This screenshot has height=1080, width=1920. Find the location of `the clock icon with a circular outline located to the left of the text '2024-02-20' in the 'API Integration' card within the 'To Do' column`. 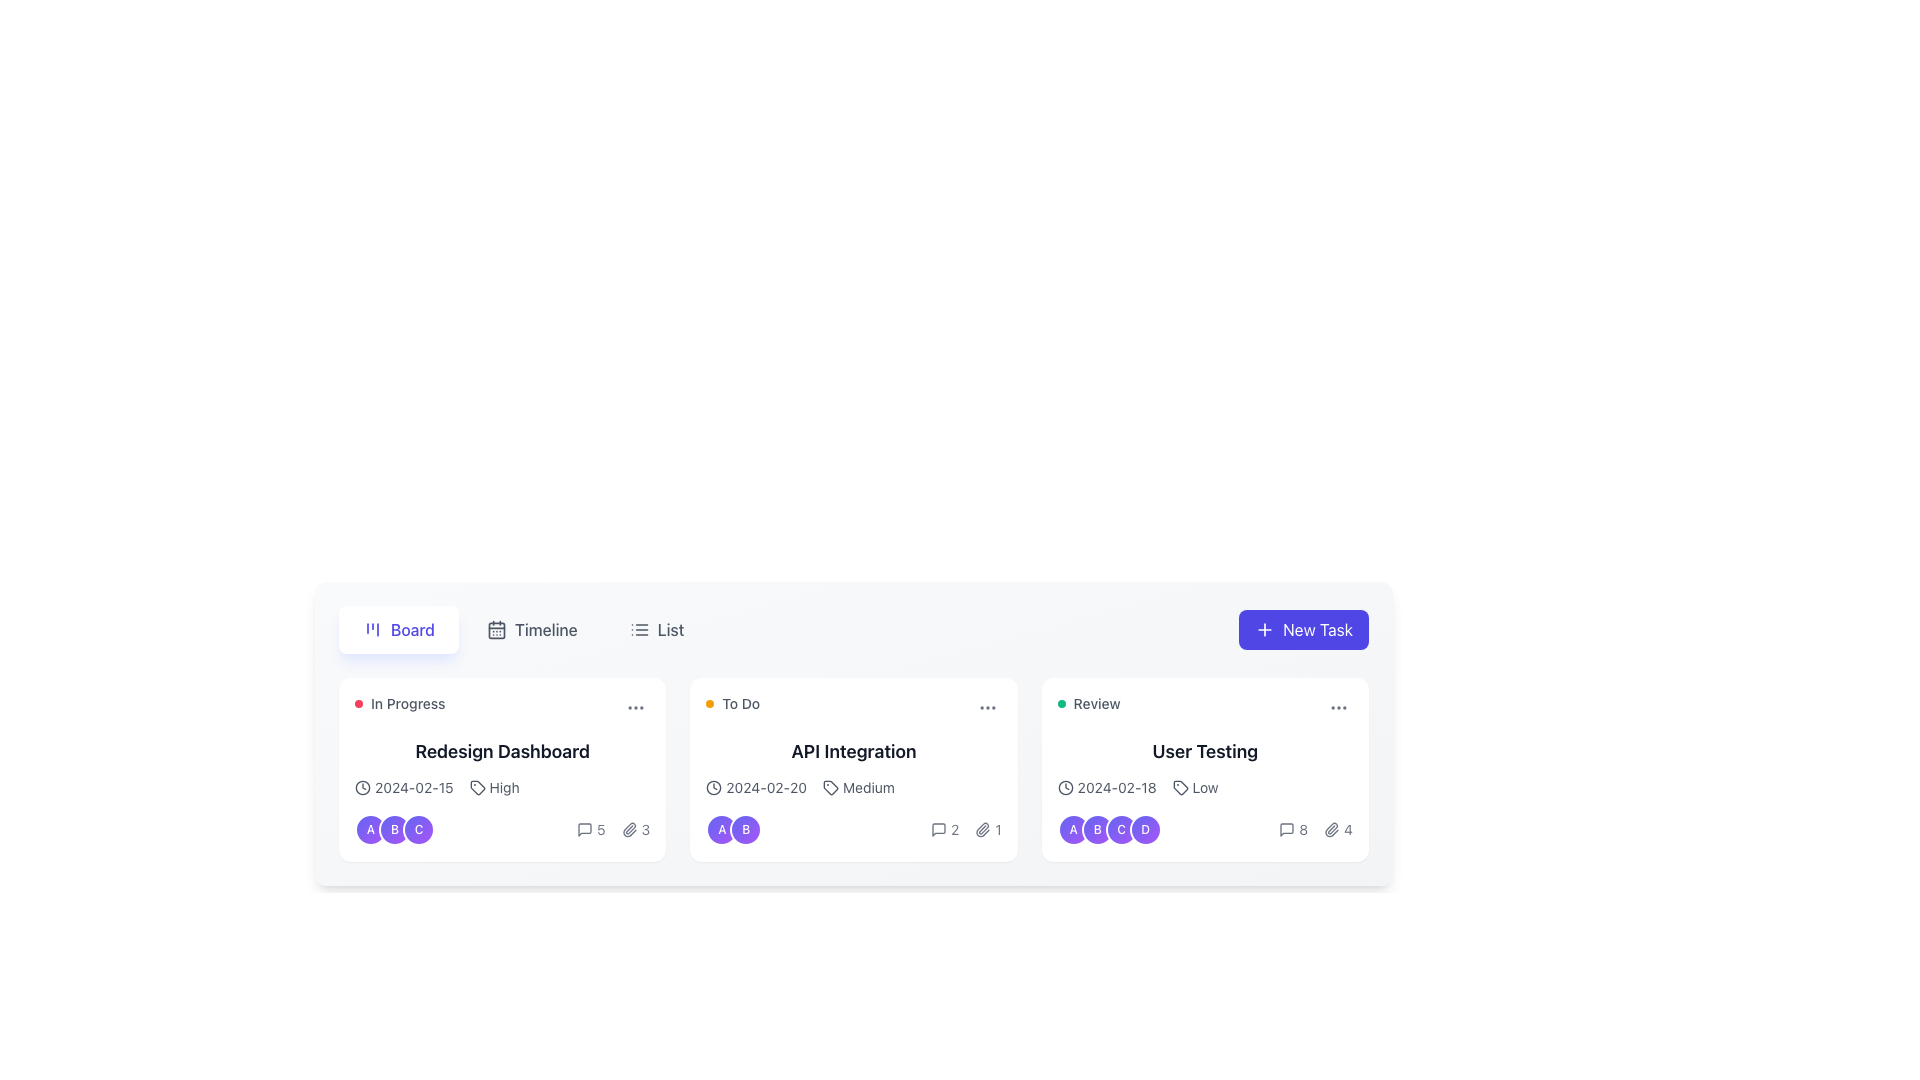

the clock icon with a circular outline located to the left of the text '2024-02-20' in the 'API Integration' card within the 'To Do' column is located at coordinates (714, 786).